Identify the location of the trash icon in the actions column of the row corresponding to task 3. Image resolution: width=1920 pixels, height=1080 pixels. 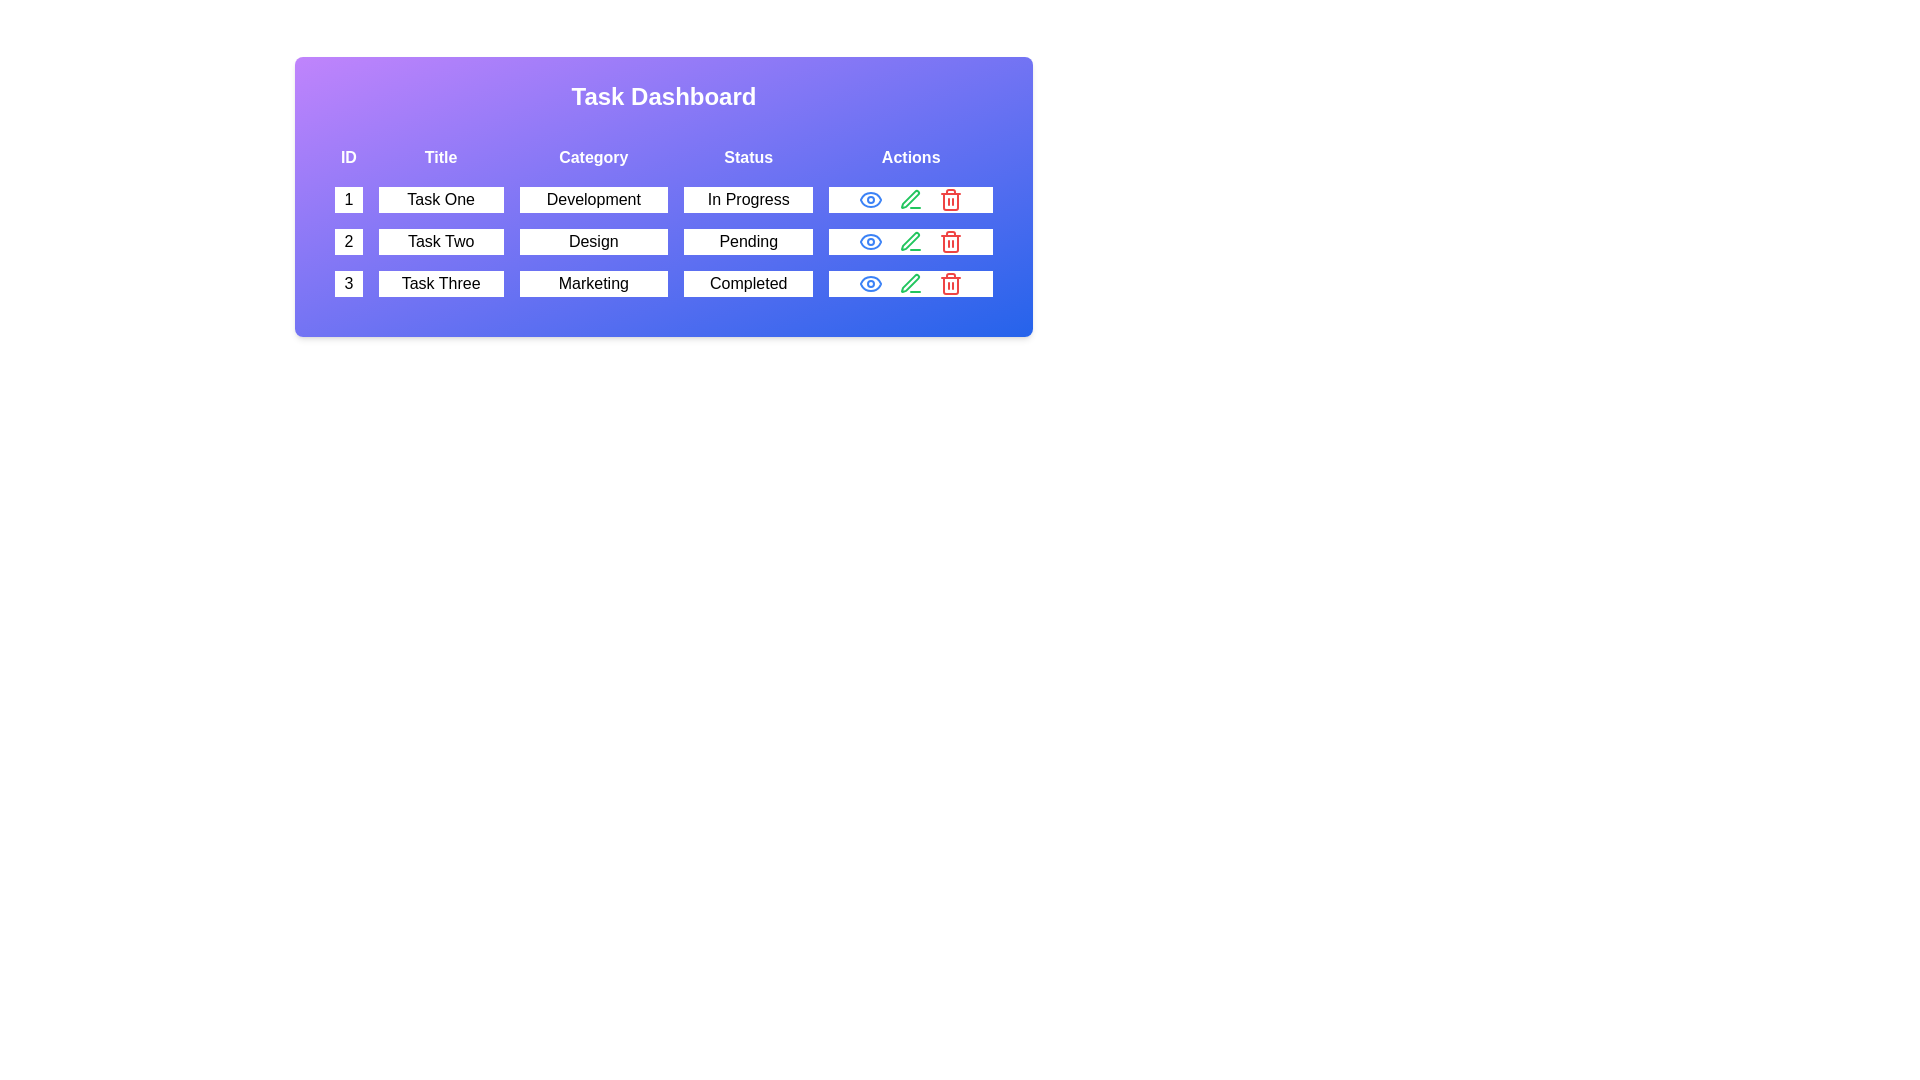
(950, 284).